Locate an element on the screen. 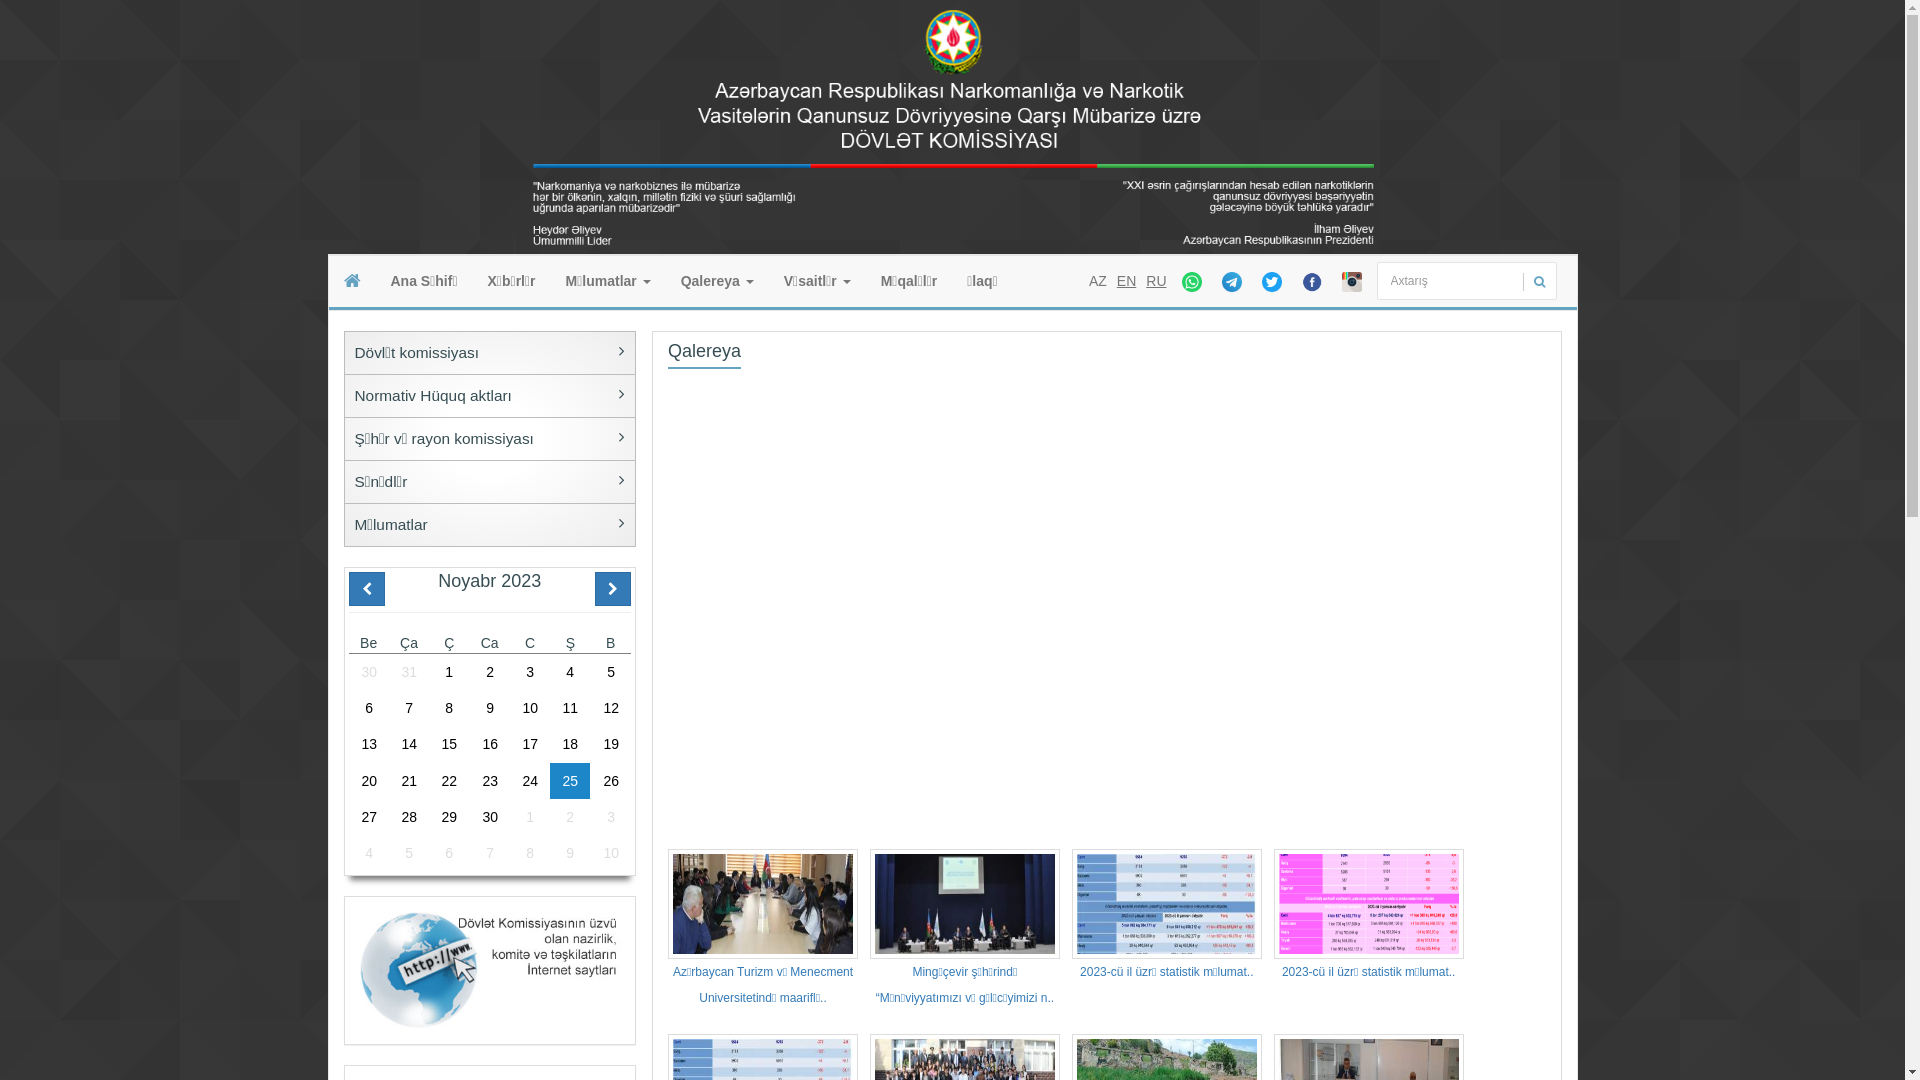 This screenshot has height=1080, width=1920. '11' is located at coordinates (569, 707).